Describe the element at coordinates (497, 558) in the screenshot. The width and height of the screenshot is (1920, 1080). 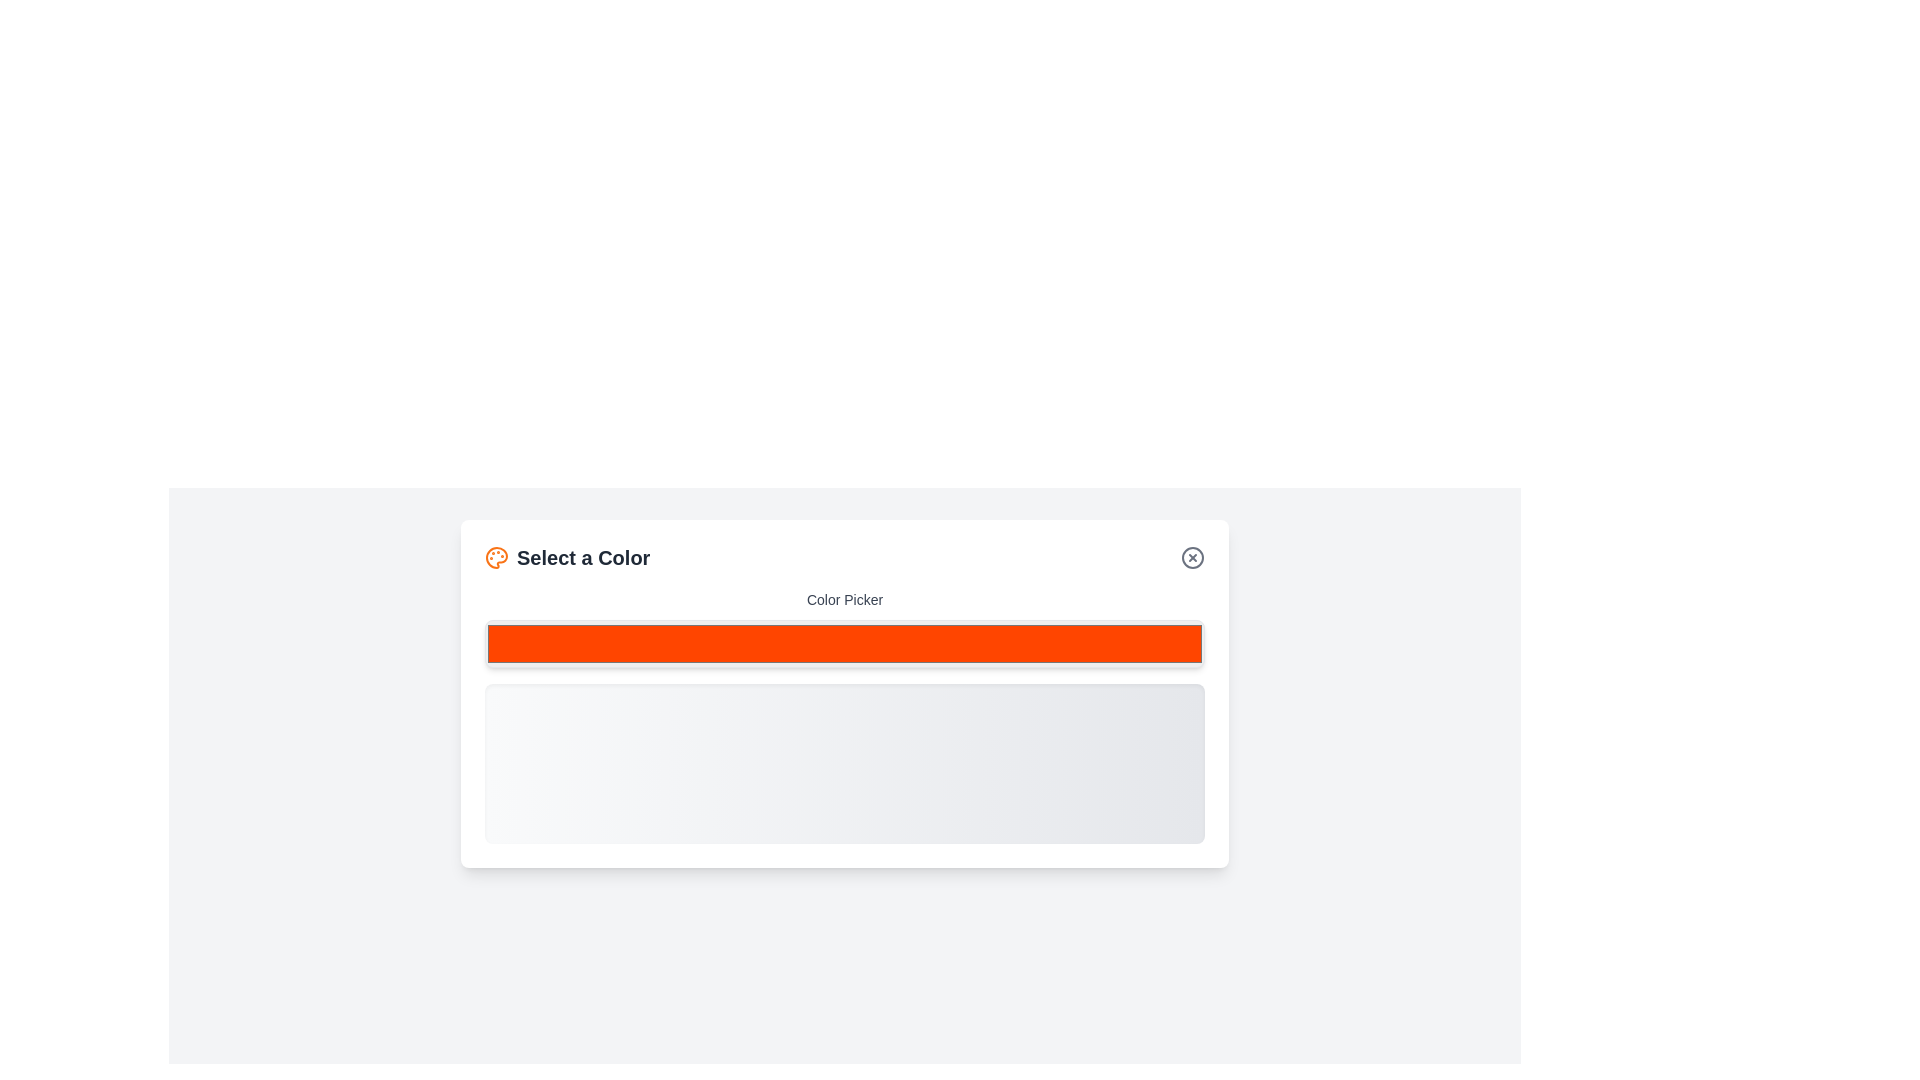
I see `the decorative color selection icon located to the left of the 'Select a Color' text in the header section of the modal dialog` at that location.